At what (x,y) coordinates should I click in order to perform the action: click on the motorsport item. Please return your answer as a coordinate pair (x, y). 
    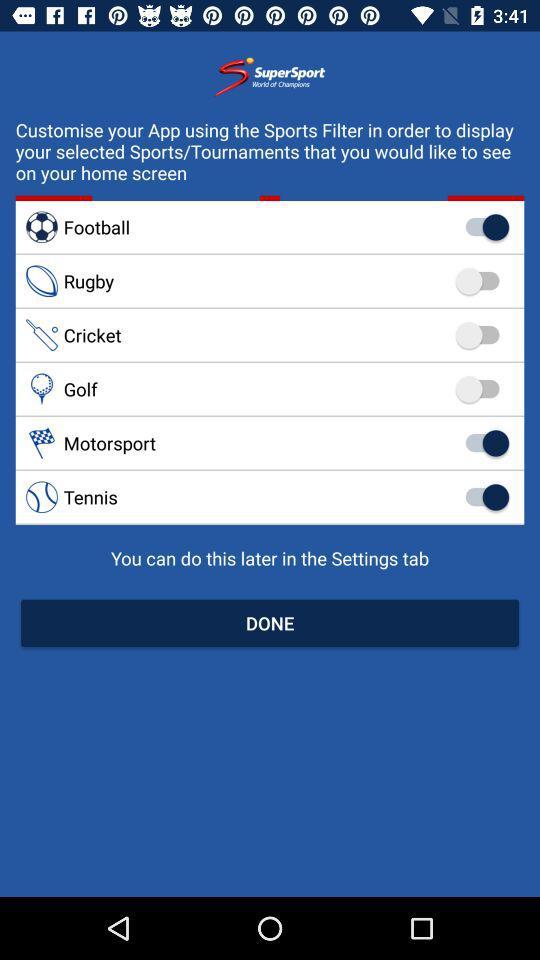
    Looking at the image, I should click on (270, 443).